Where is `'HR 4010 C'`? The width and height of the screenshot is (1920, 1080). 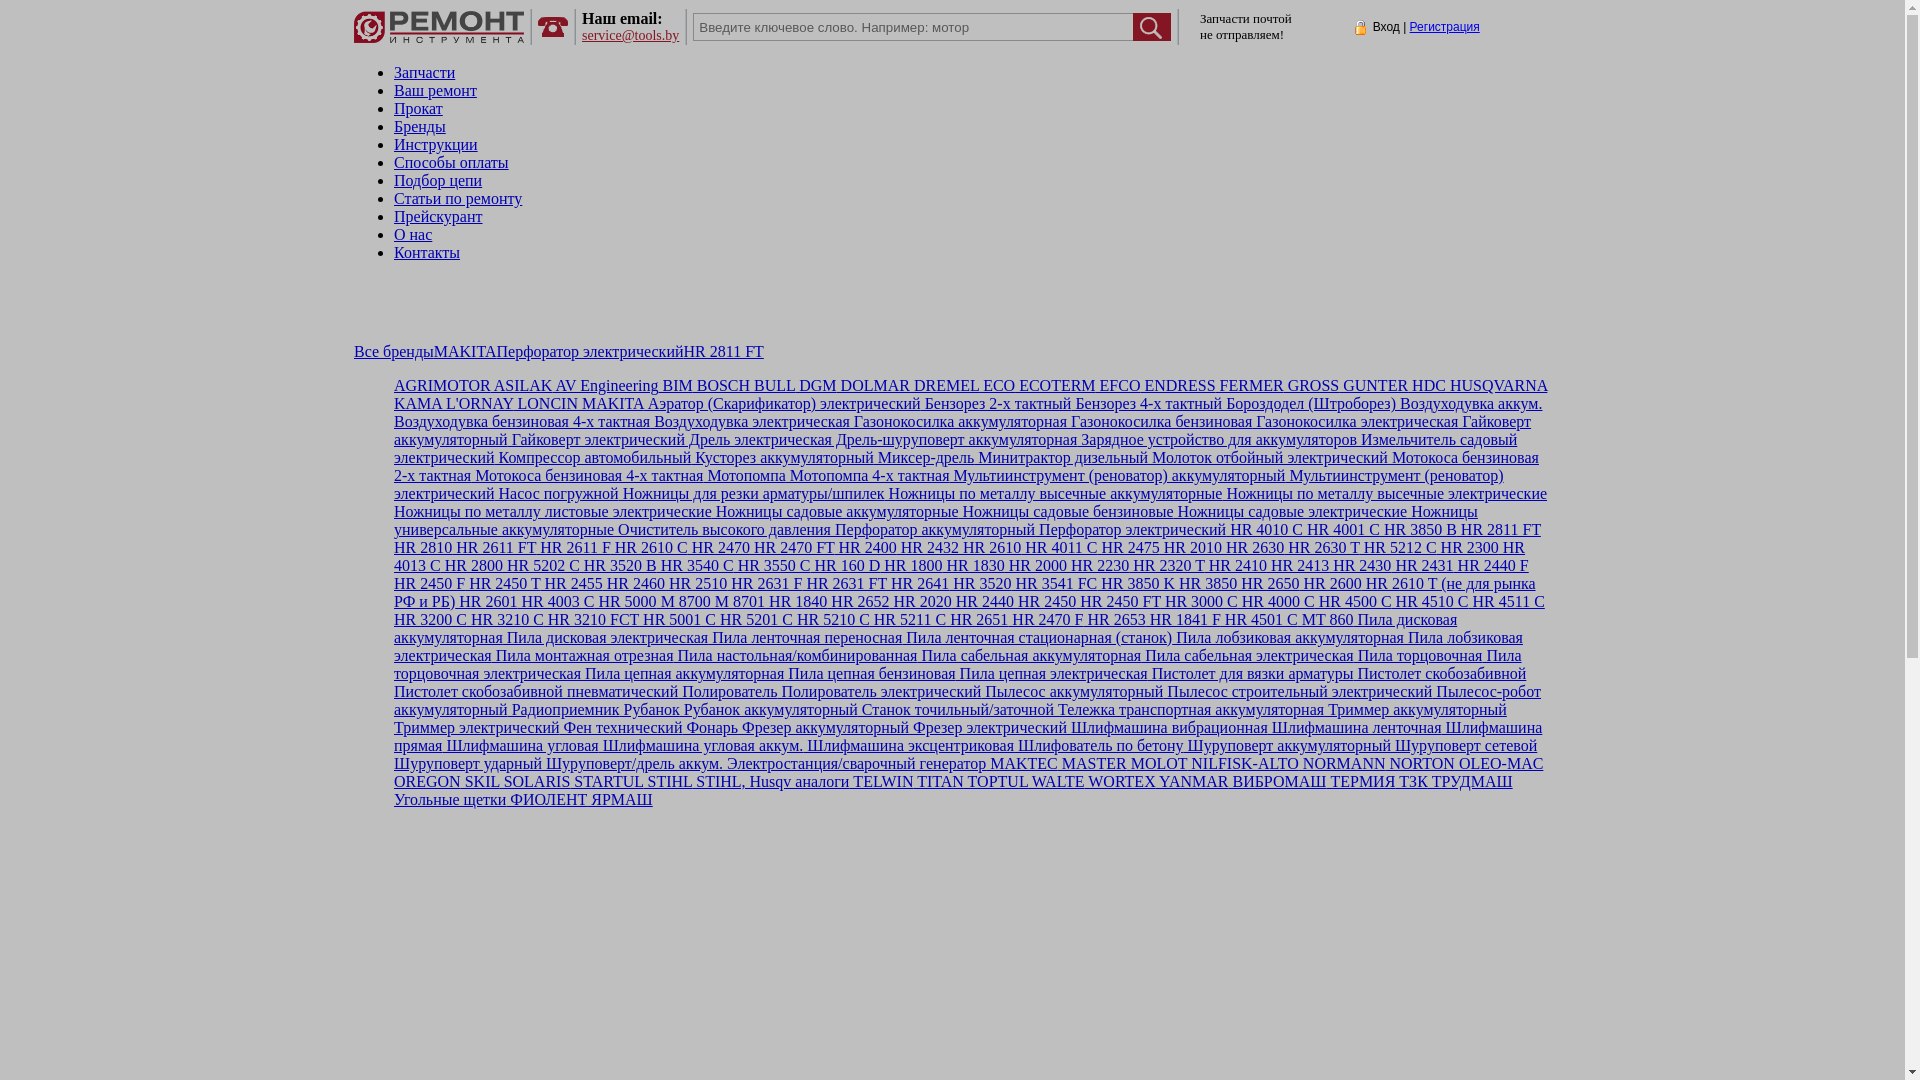
'HR 4010 C' is located at coordinates (1263, 528).